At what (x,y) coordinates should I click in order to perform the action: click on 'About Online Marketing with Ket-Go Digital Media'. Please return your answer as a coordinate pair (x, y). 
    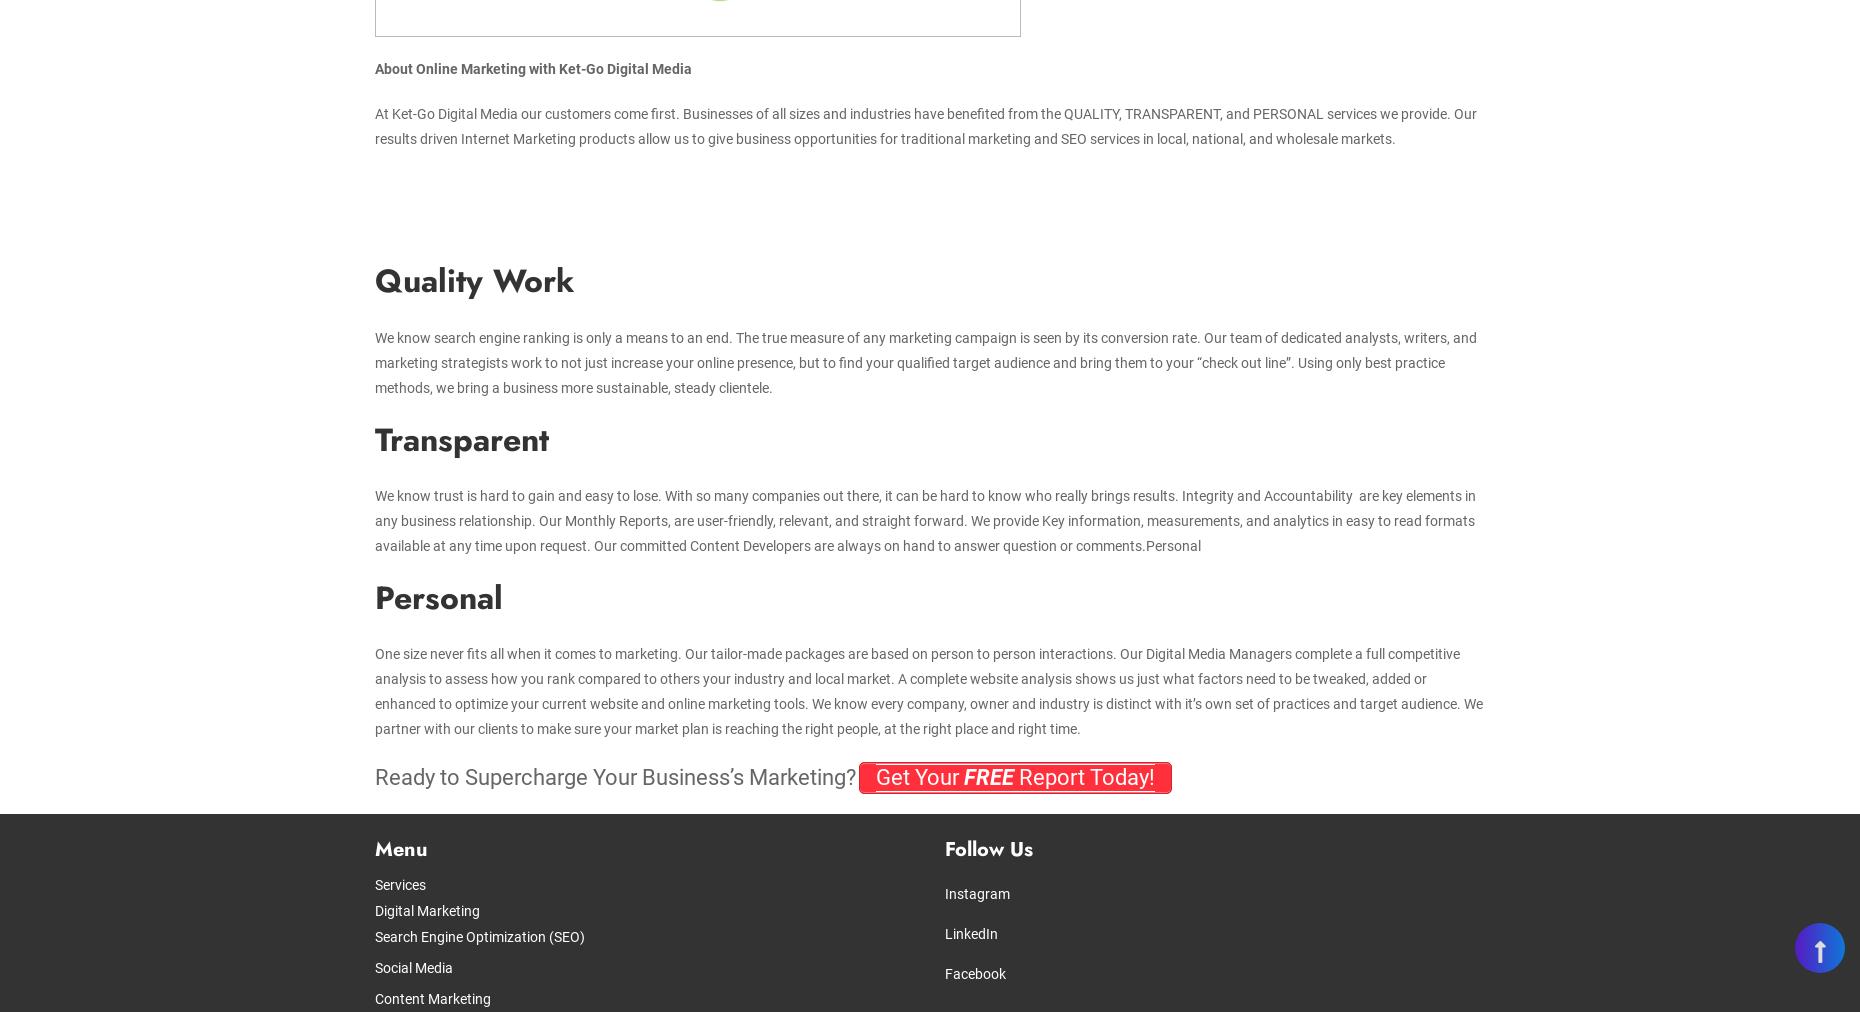
    Looking at the image, I should click on (533, 68).